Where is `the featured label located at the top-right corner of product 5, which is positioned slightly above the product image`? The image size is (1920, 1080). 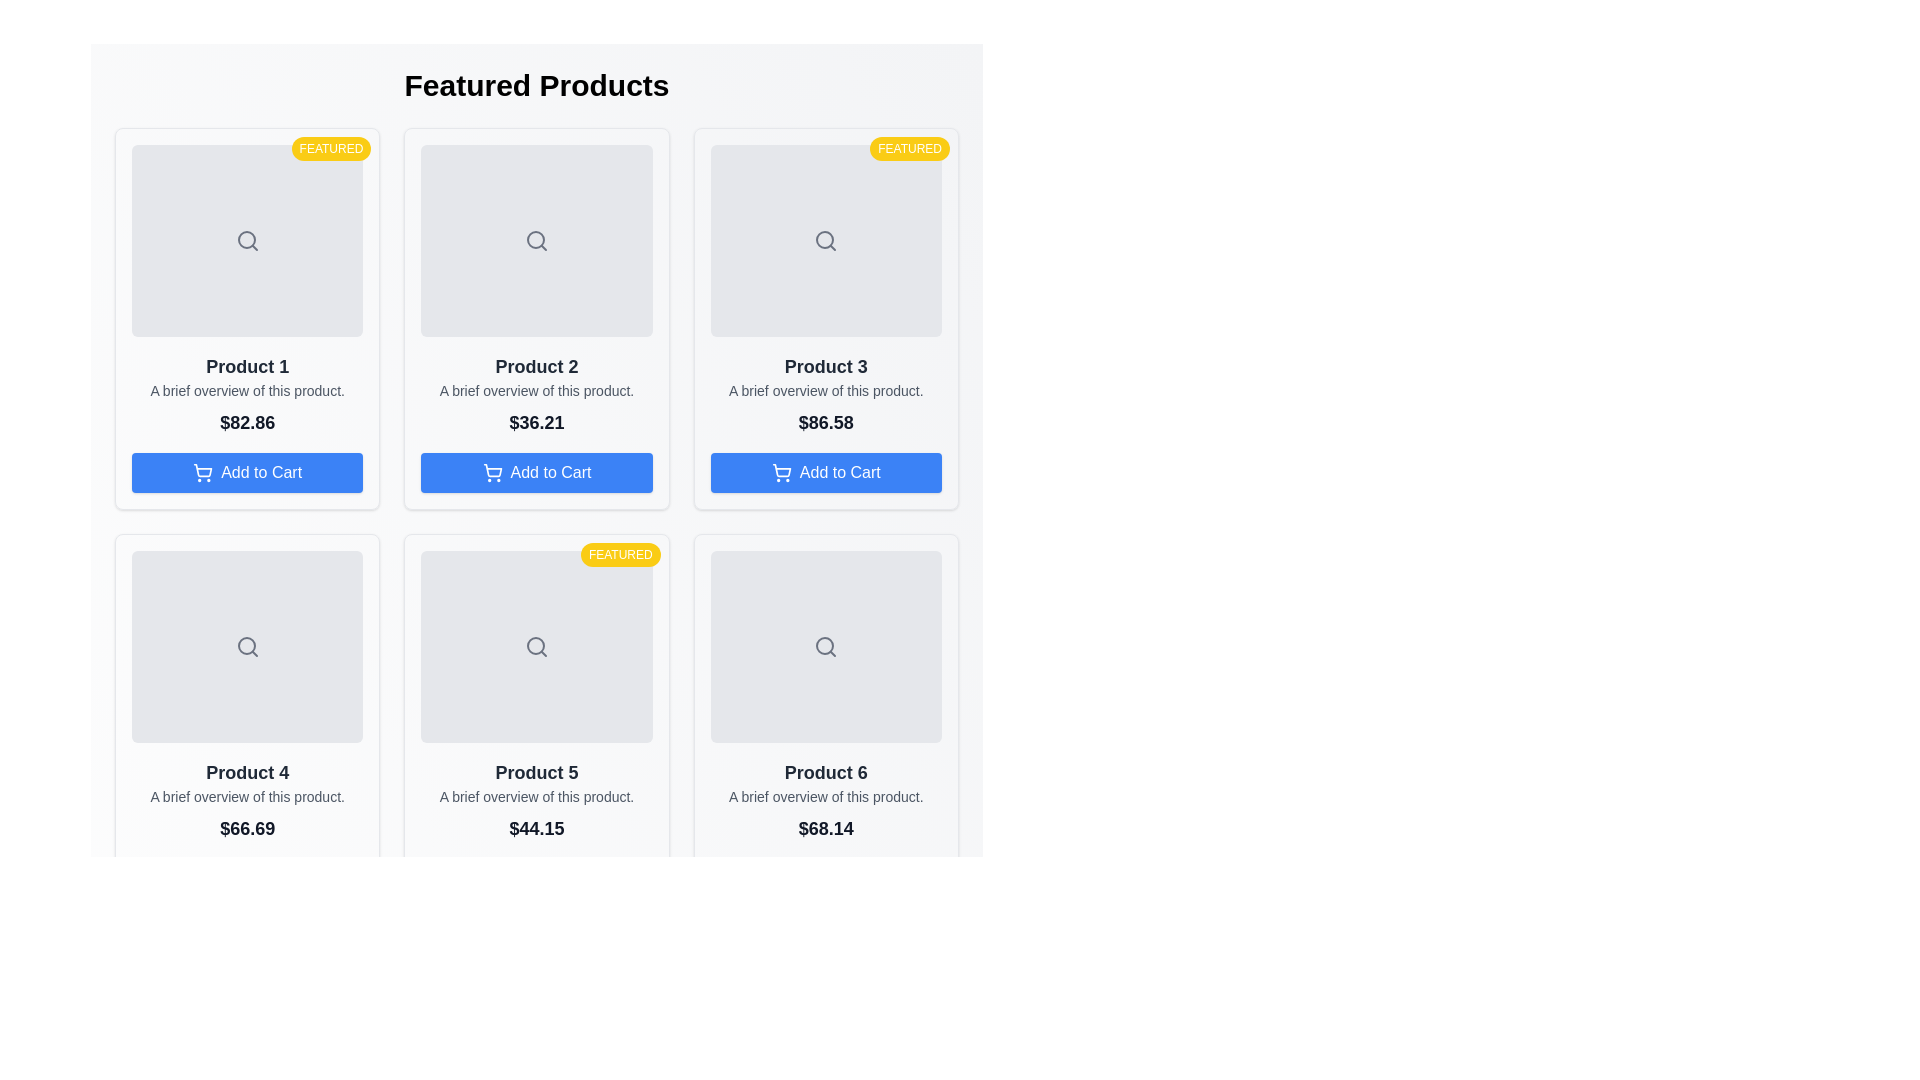 the featured label located at the top-right corner of product 5, which is positioned slightly above the product image is located at coordinates (619, 555).